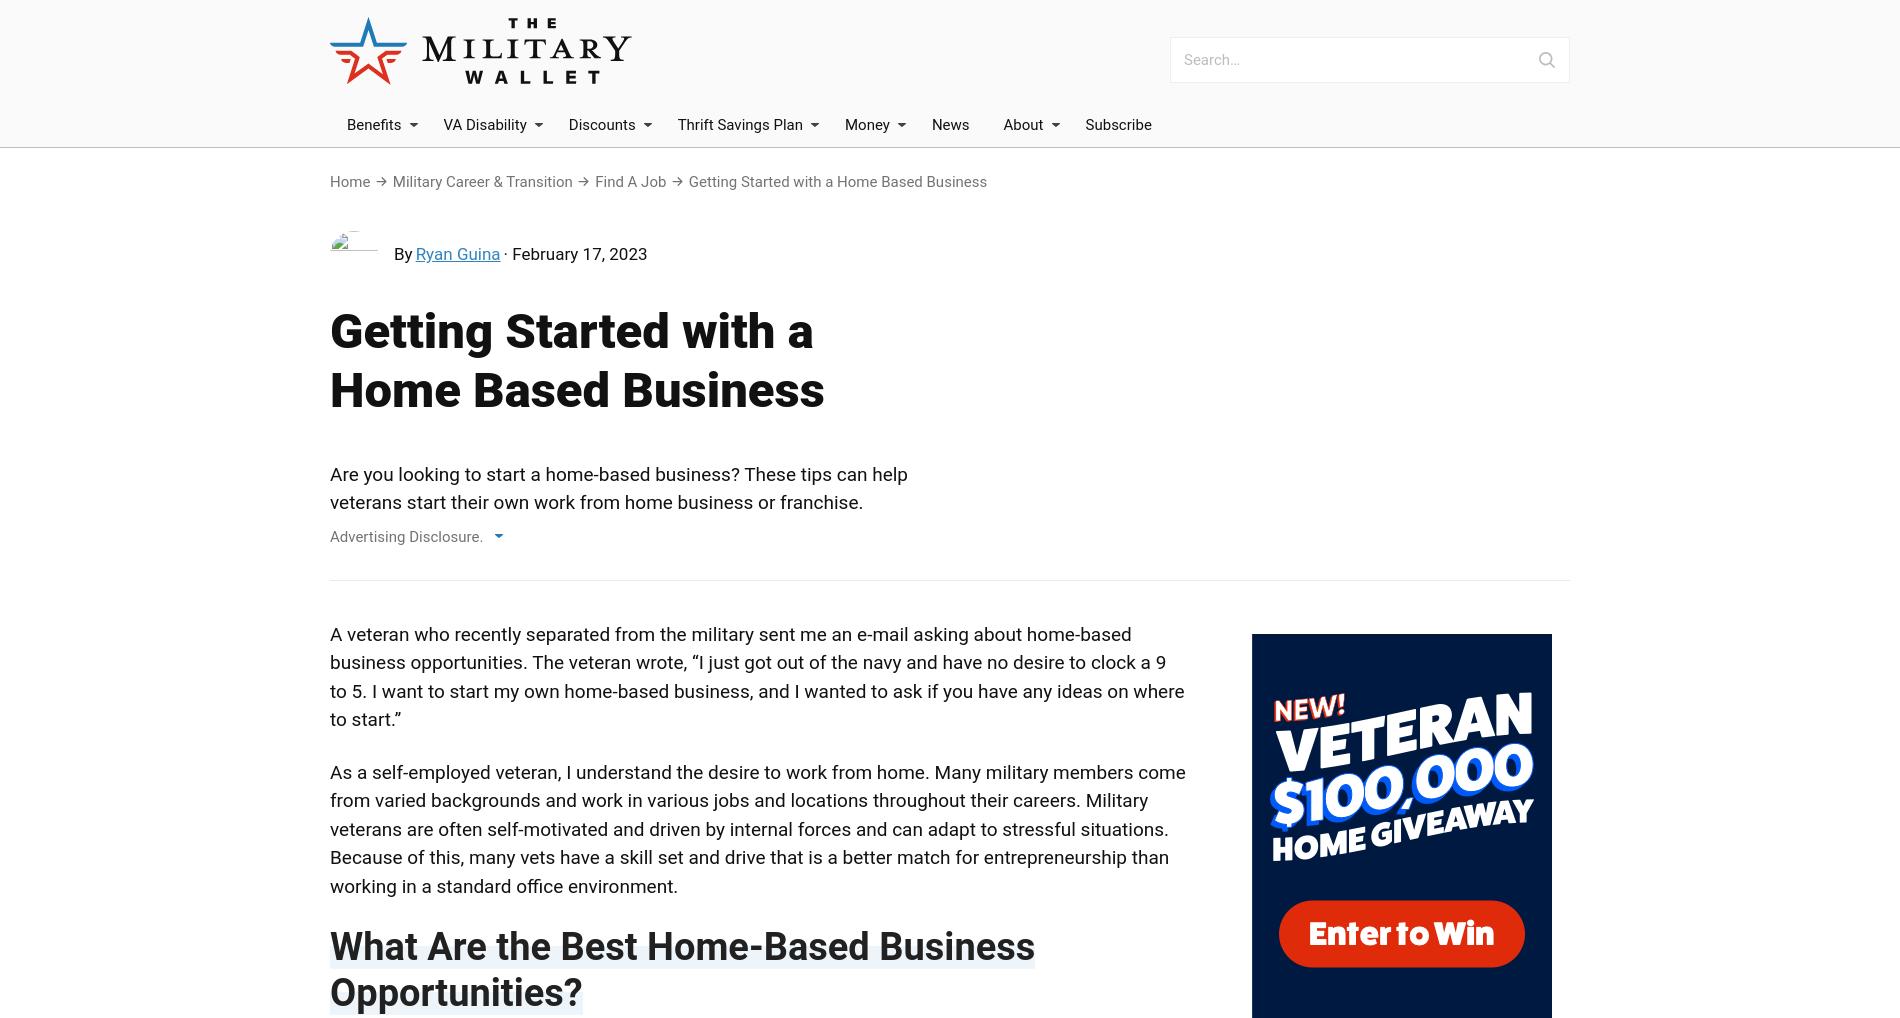  What do you see at coordinates (755, 676) in the screenshot?
I see `'A veteran who recently separated from the military sent me an e-mail asking about home-based business opportunities. The veteran wrote, “I just got out of the navy and have no desire to clock a 9 to 5. I want to start my own home-based business, and I wanted to ask if you have any ideas on where to start.”'` at bounding box center [755, 676].